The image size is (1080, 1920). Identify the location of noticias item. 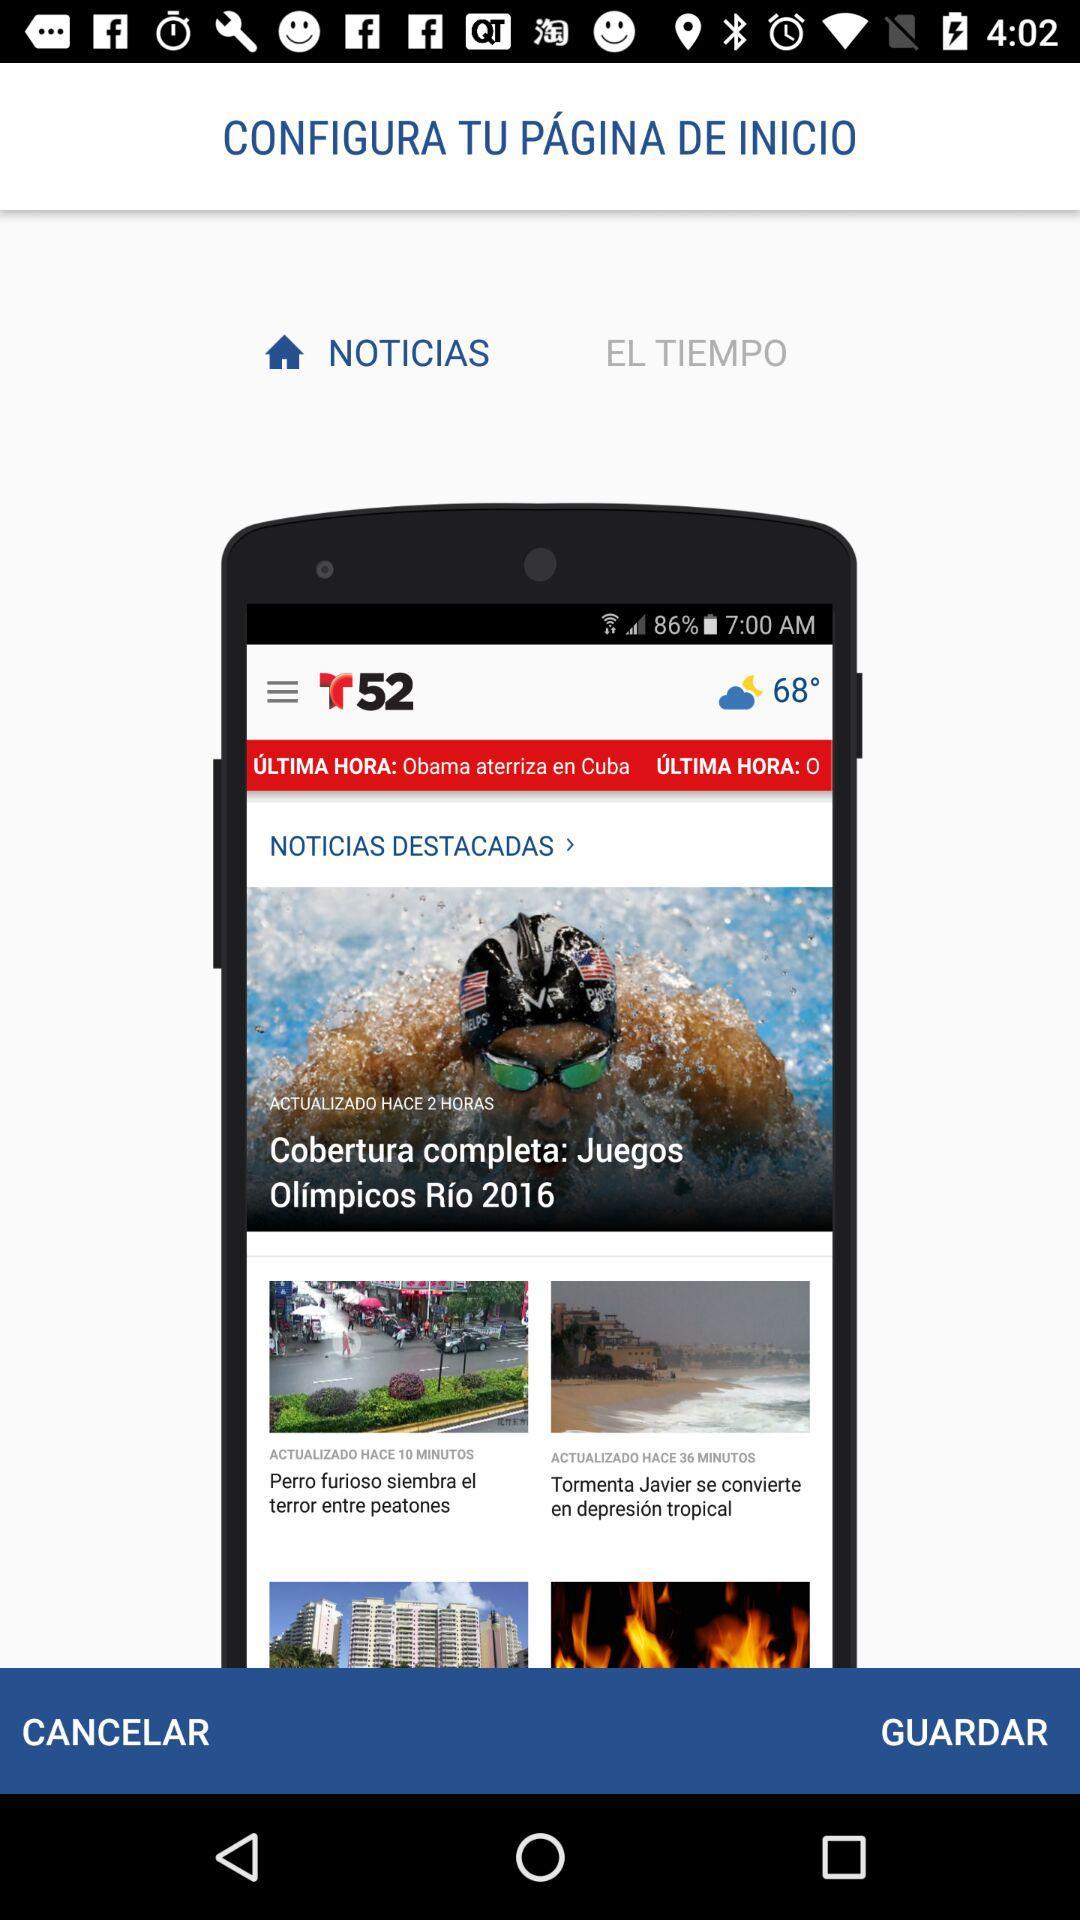
(403, 351).